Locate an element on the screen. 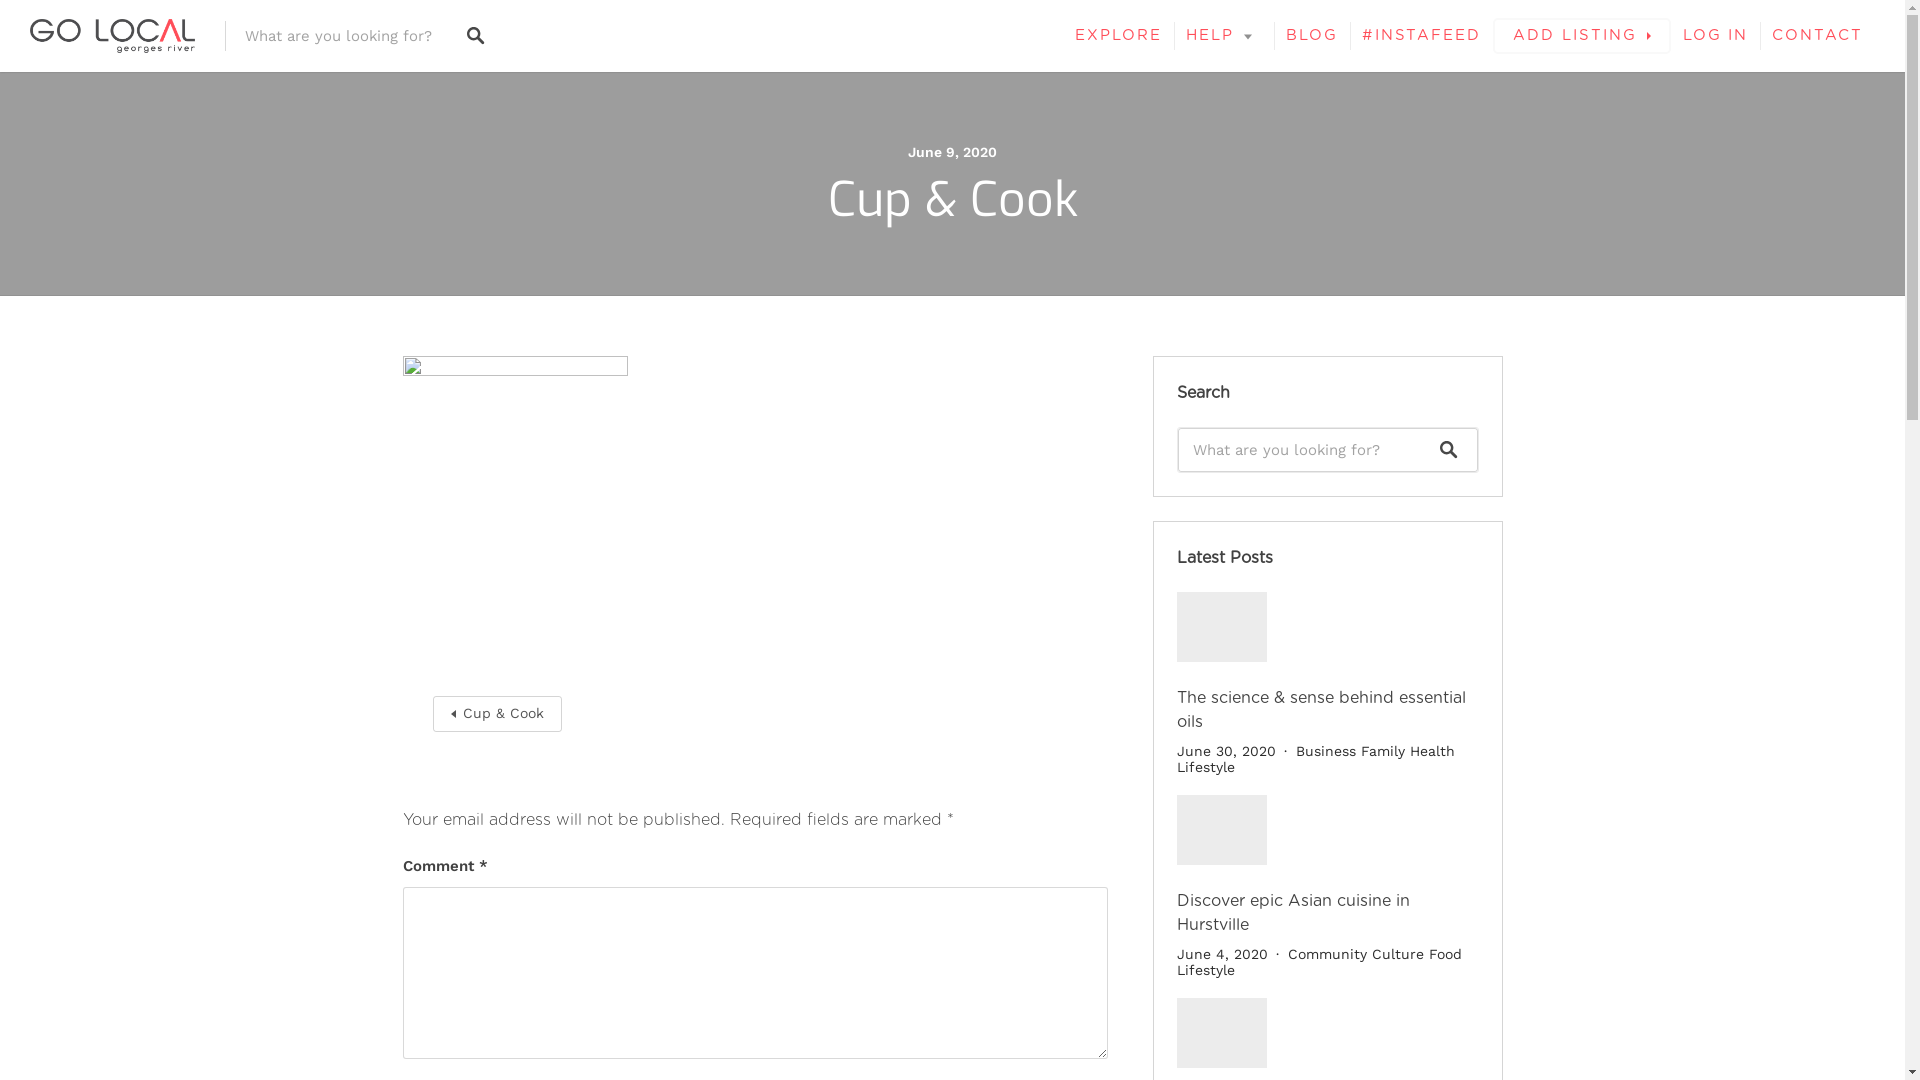  'June 9, 2020' is located at coordinates (951, 150).